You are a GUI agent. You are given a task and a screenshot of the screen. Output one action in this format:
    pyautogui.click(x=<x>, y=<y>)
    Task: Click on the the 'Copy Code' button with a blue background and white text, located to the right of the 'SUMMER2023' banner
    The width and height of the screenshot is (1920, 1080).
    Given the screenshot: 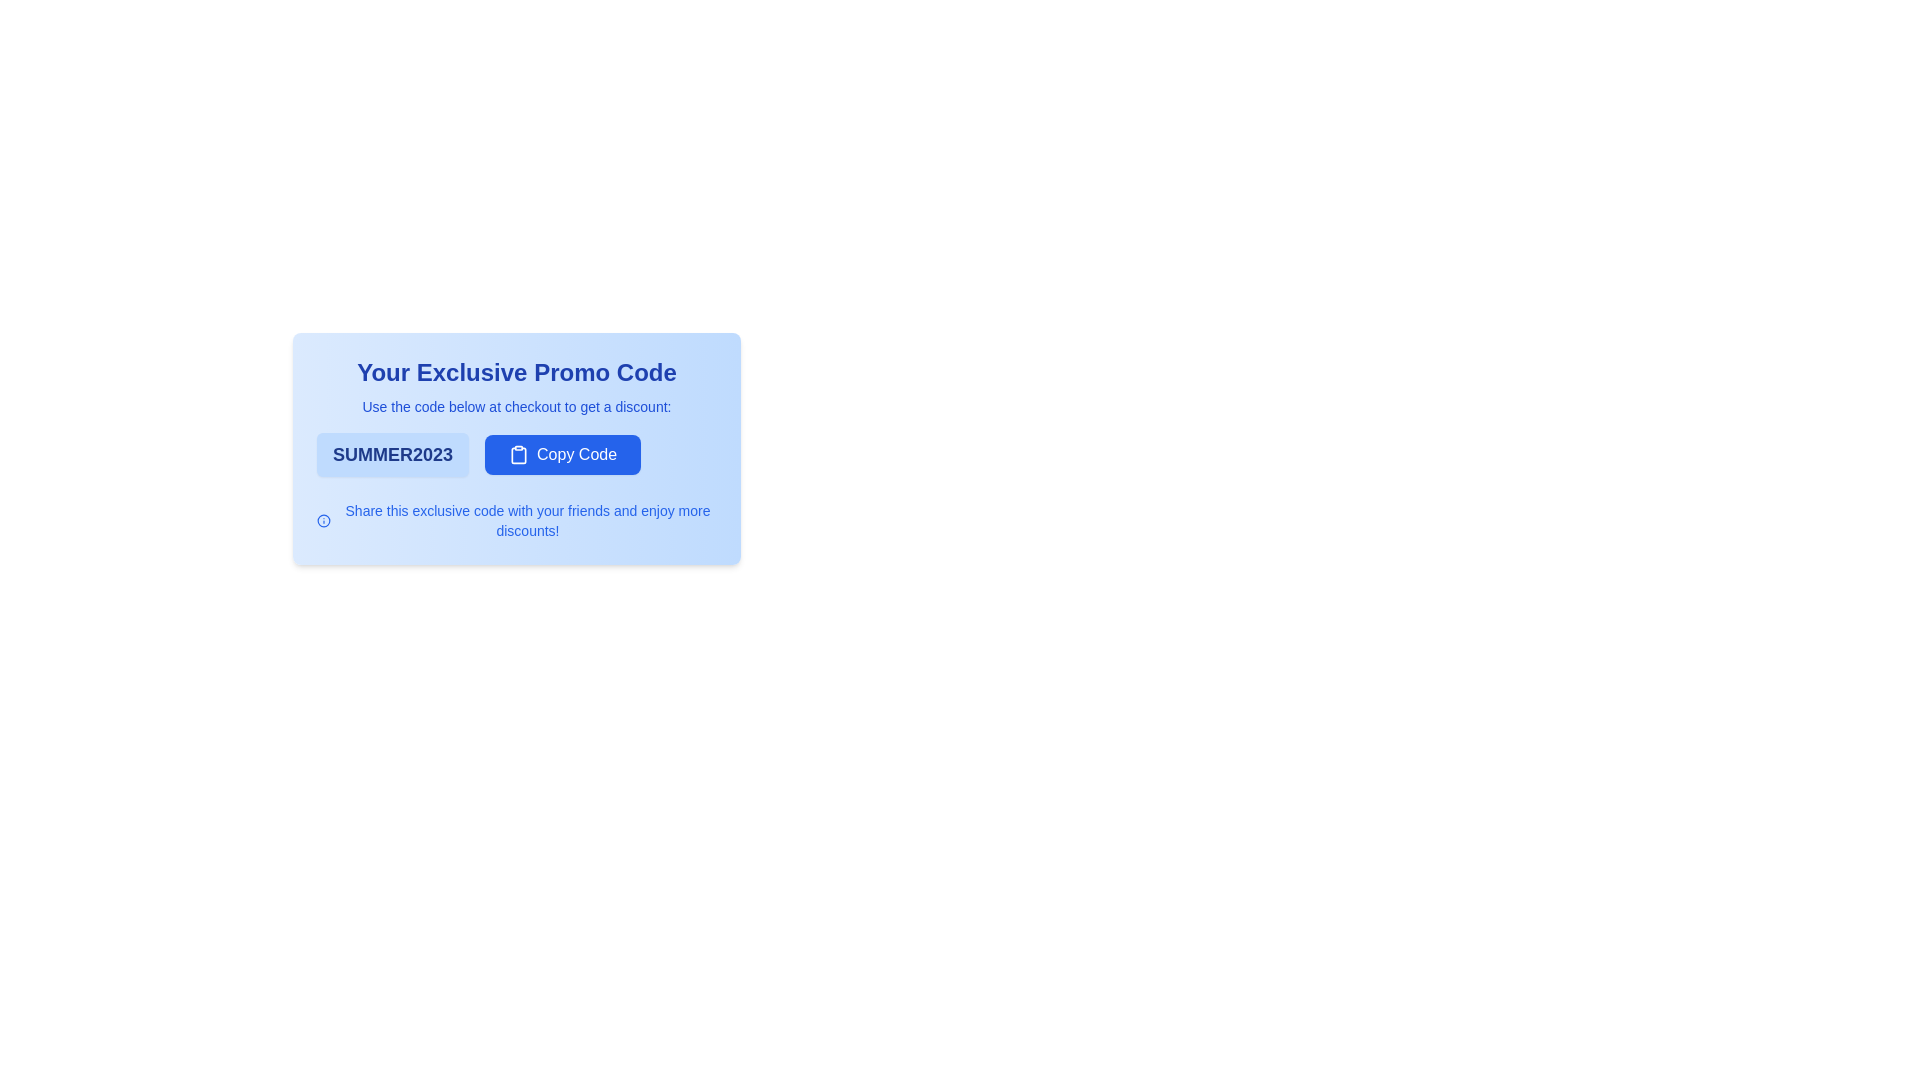 What is the action you would take?
    pyautogui.click(x=517, y=455)
    